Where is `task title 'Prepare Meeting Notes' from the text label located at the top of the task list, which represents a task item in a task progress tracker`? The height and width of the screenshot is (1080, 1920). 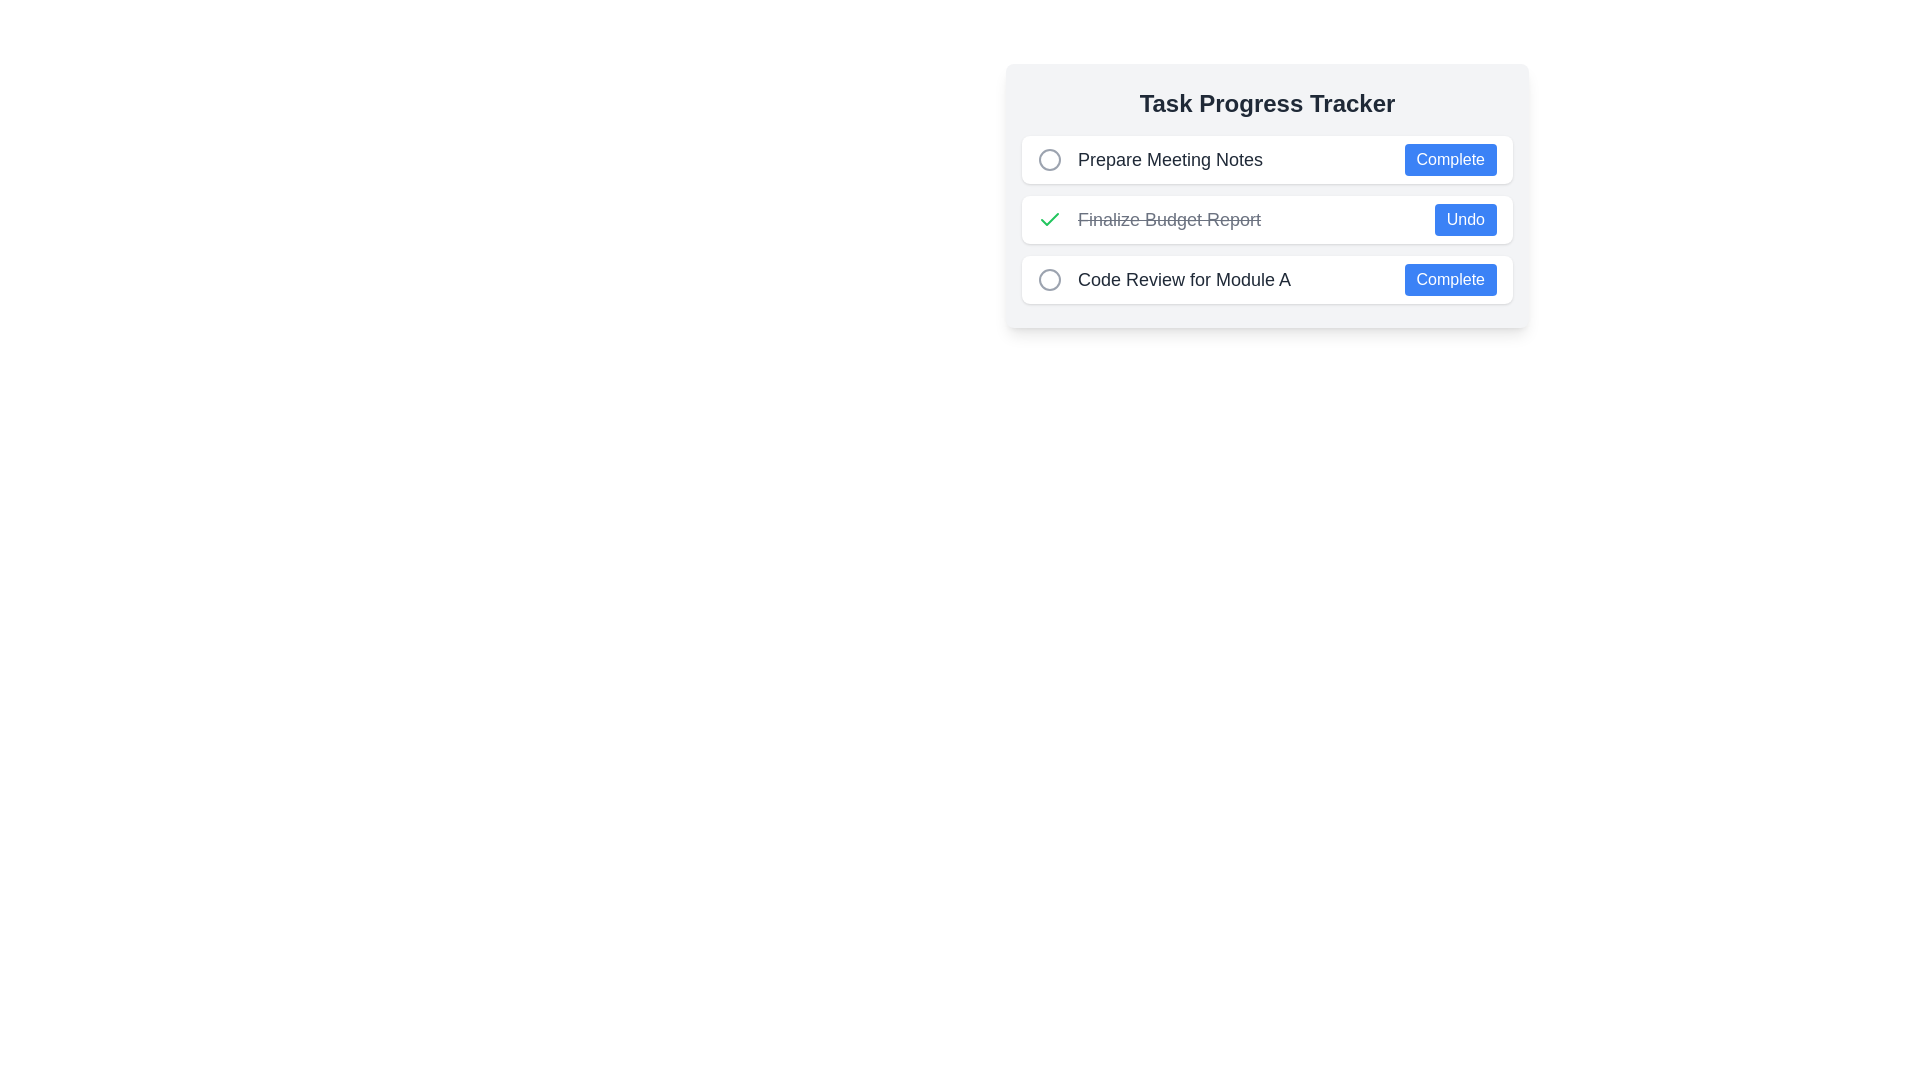 task title 'Prepare Meeting Notes' from the text label located at the top of the task list, which represents a task item in a task progress tracker is located at coordinates (1150, 158).